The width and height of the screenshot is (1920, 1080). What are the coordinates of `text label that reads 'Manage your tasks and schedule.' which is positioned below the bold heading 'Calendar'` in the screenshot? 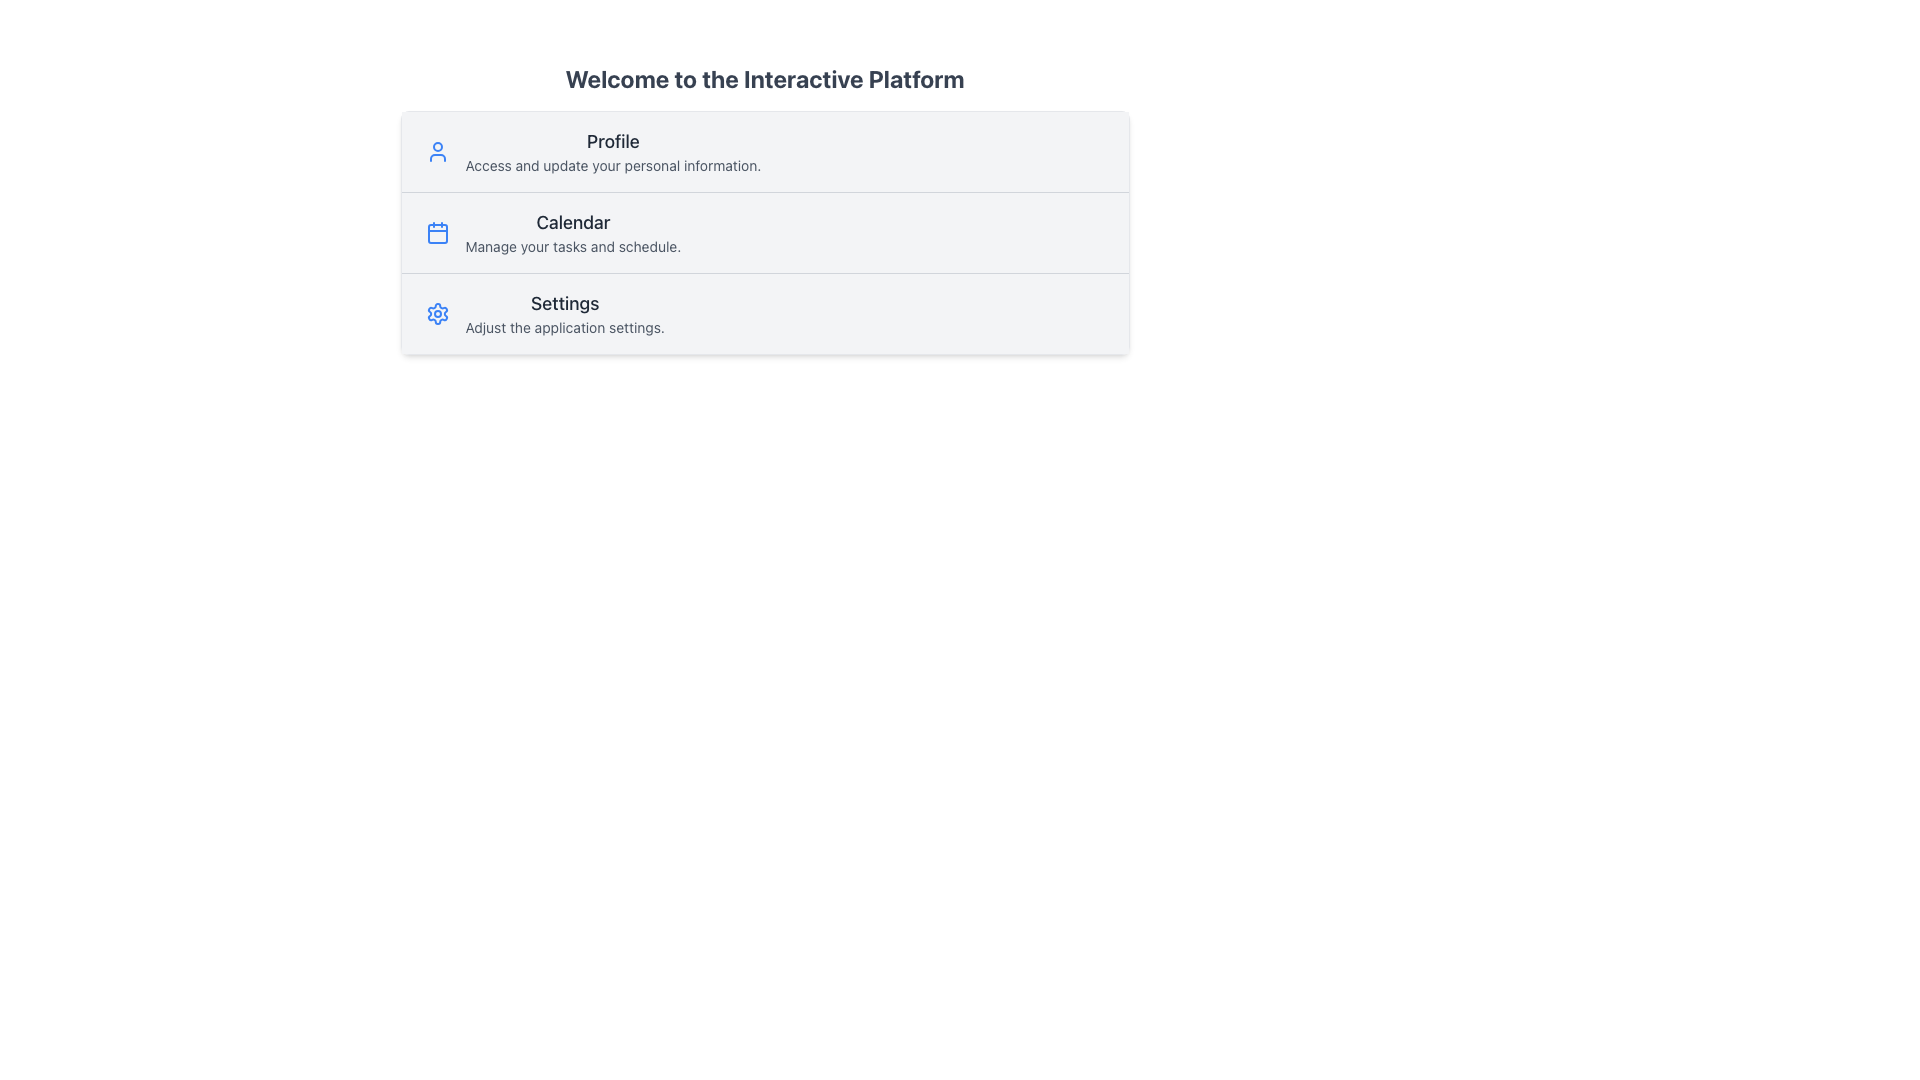 It's located at (572, 245).